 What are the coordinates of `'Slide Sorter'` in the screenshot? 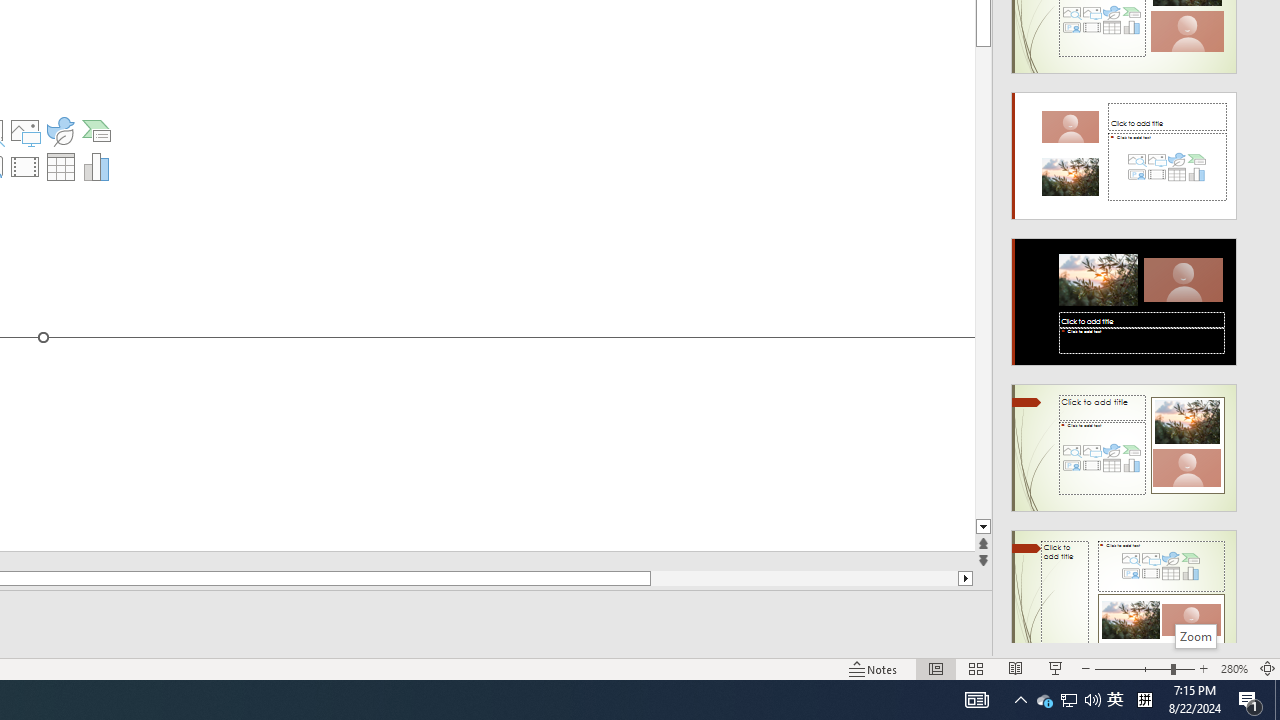 It's located at (976, 669).